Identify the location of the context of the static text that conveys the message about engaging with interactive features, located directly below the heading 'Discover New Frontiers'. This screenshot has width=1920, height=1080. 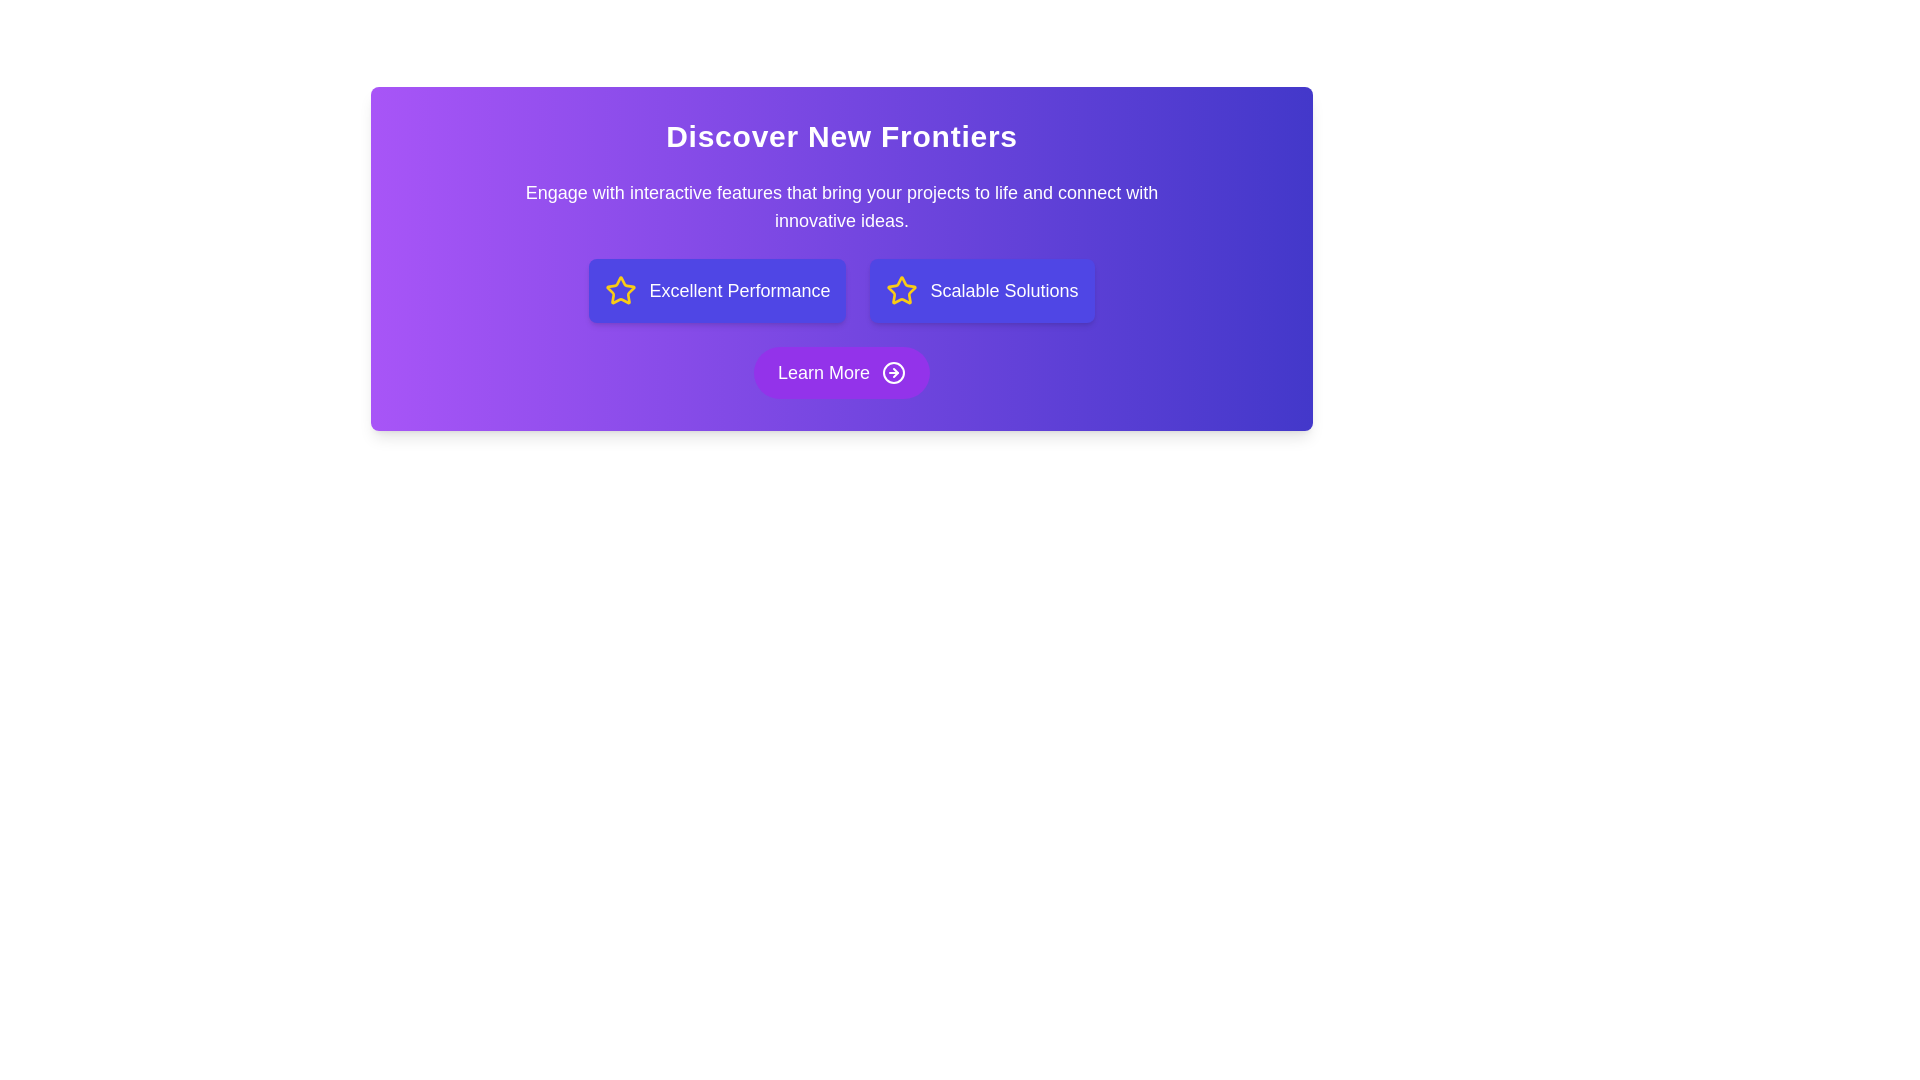
(841, 207).